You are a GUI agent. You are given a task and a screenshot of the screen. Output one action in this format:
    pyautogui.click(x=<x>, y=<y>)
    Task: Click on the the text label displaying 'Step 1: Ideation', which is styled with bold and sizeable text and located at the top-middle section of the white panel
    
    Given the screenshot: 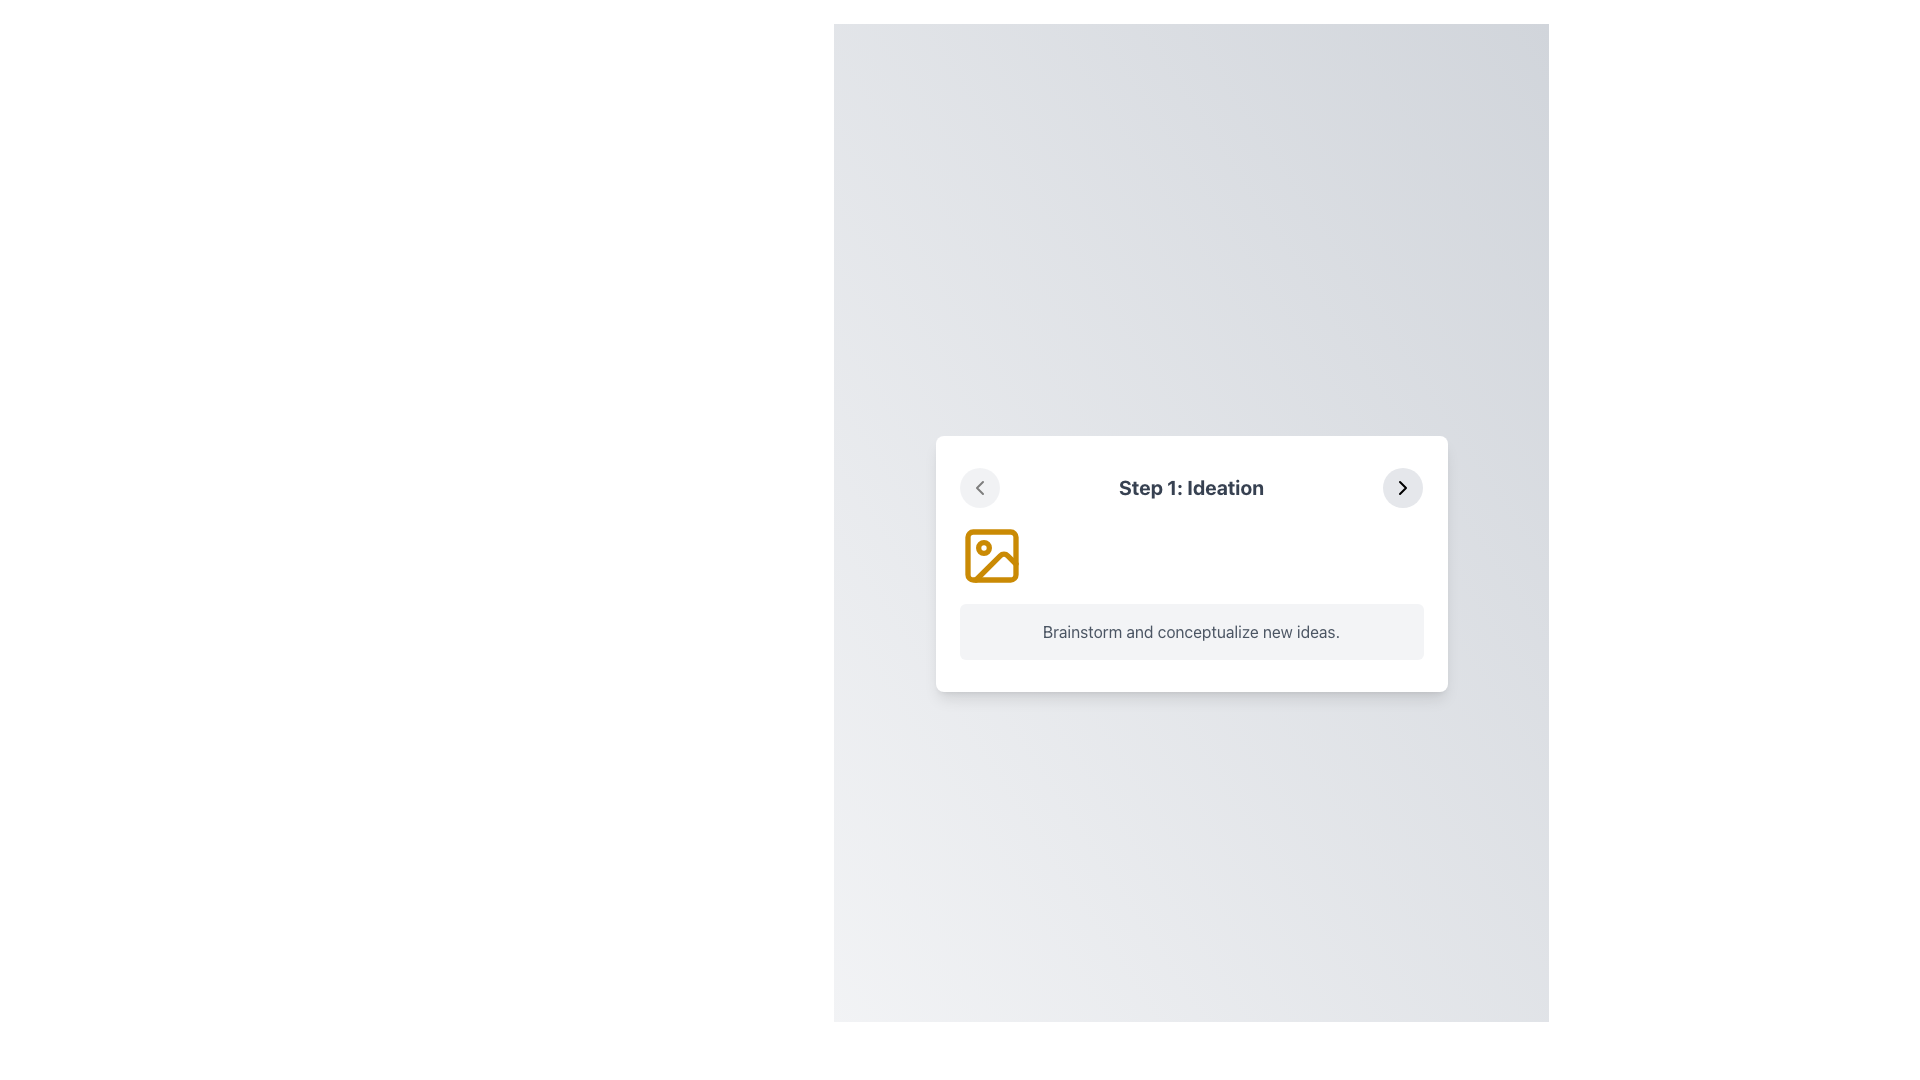 What is the action you would take?
    pyautogui.click(x=1191, y=488)
    